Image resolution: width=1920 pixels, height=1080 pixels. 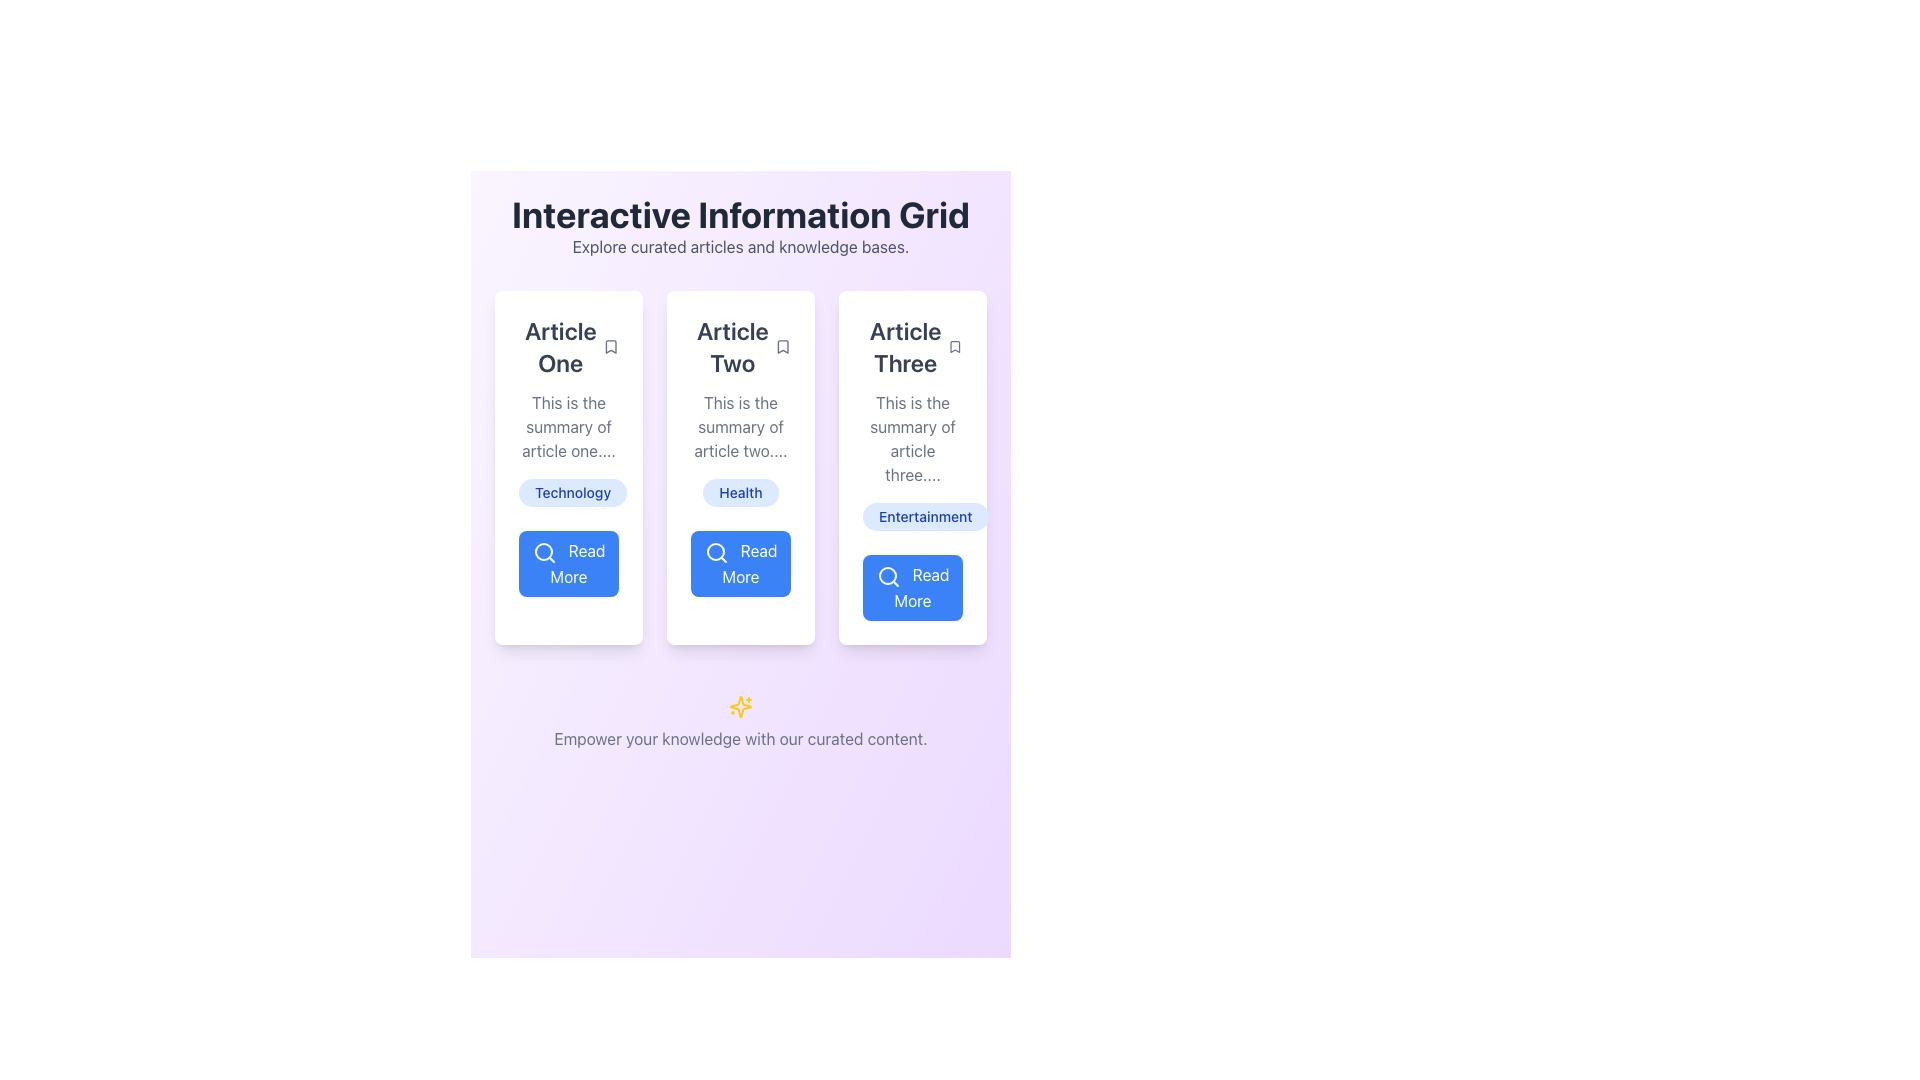 I want to click on the bookmark icon adjacent to the heading of 'Article One' to mark it, so click(x=568, y=346).